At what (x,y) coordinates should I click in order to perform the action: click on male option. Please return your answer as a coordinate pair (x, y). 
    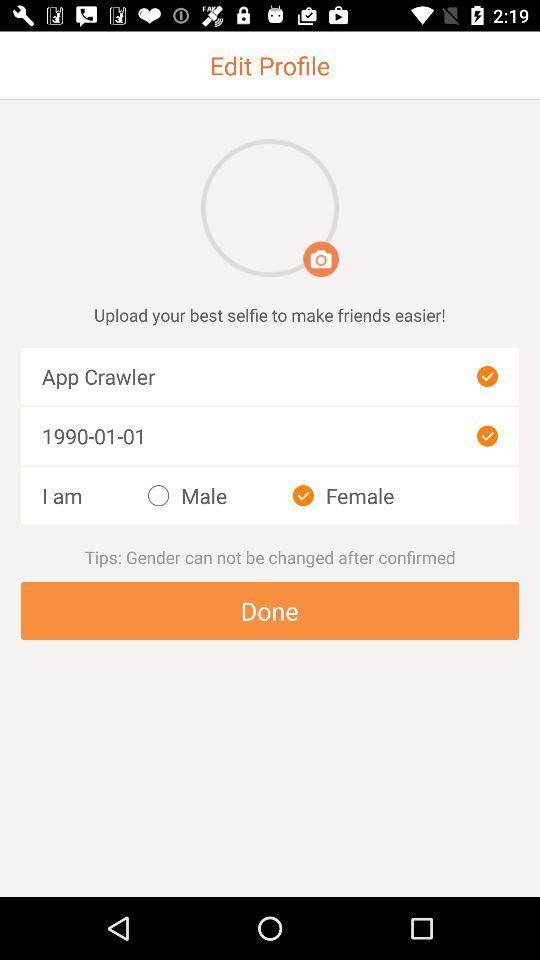
    Looking at the image, I should click on (187, 495).